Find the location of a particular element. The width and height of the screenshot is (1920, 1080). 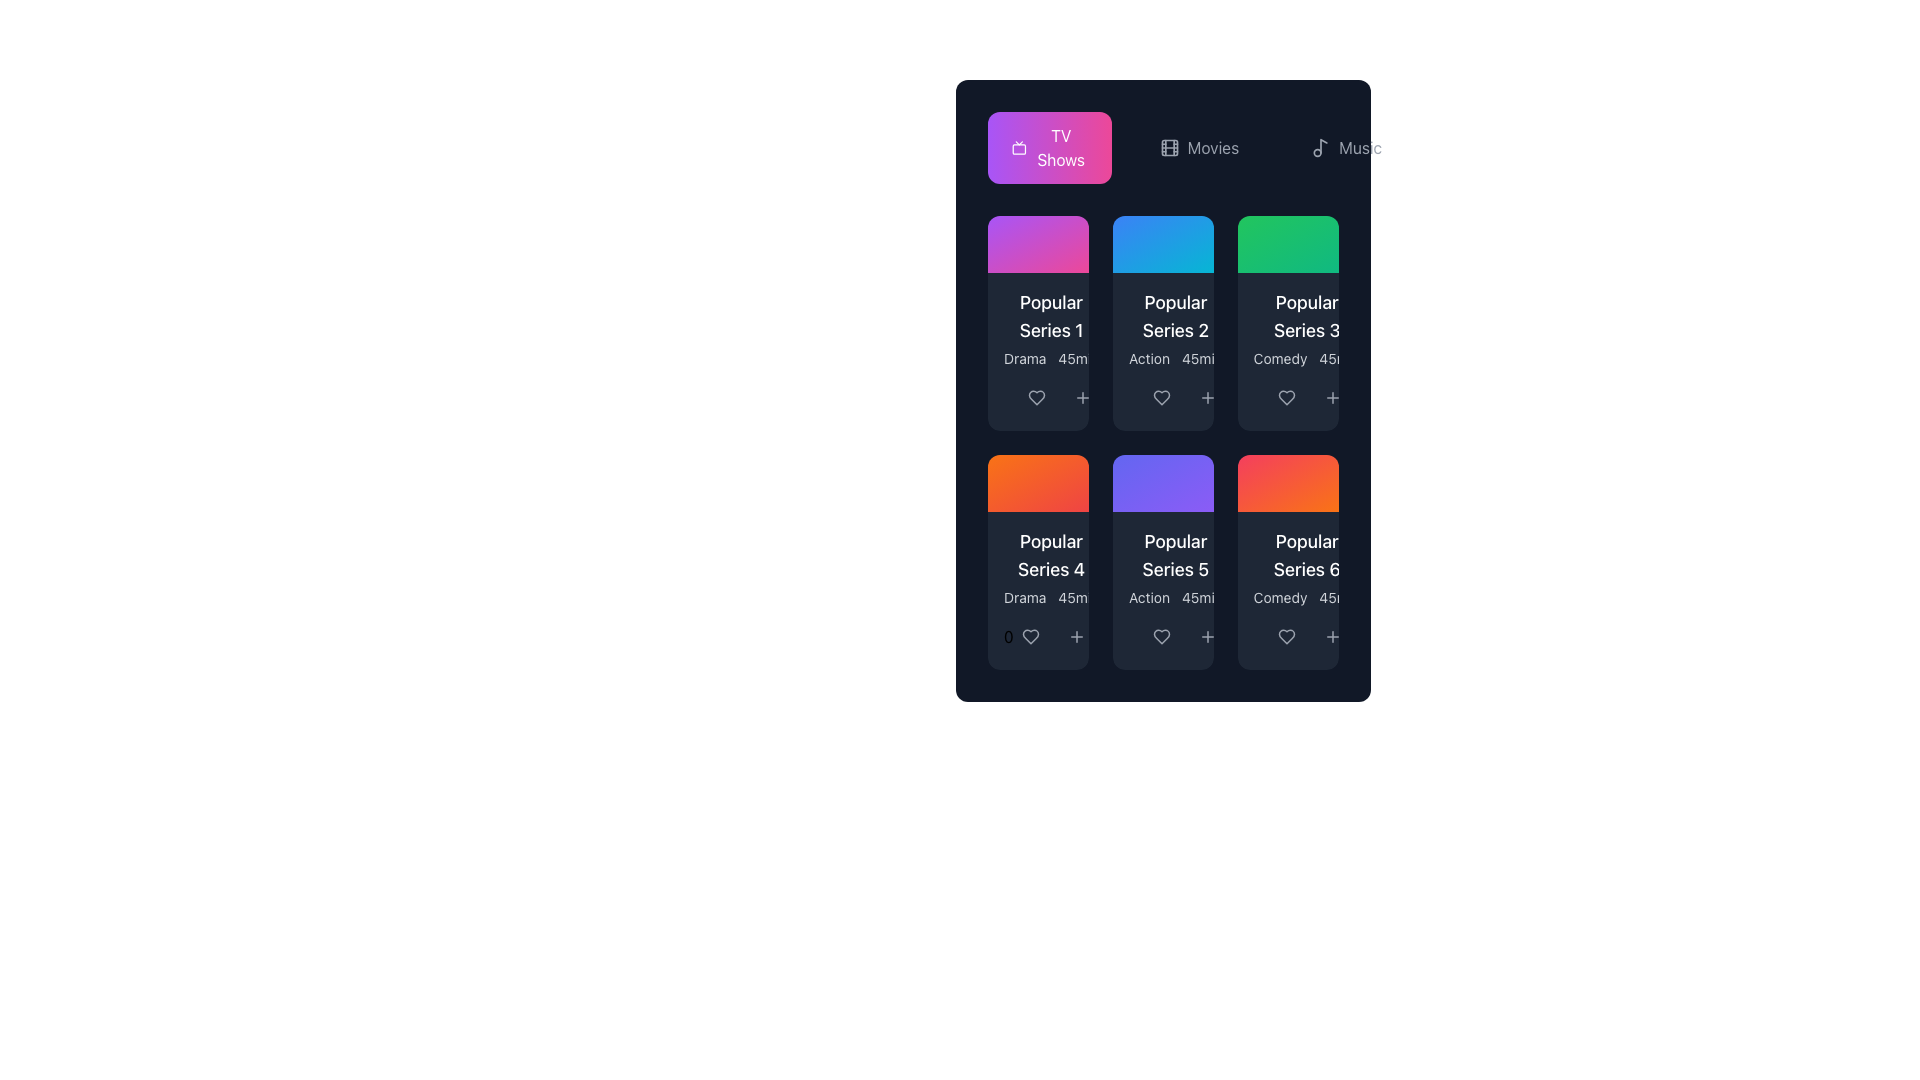

the 'TV Shows' icon located to the left of the 'TV Shows' button at the top-left corner of the interface is located at coordinates (1019, 146).